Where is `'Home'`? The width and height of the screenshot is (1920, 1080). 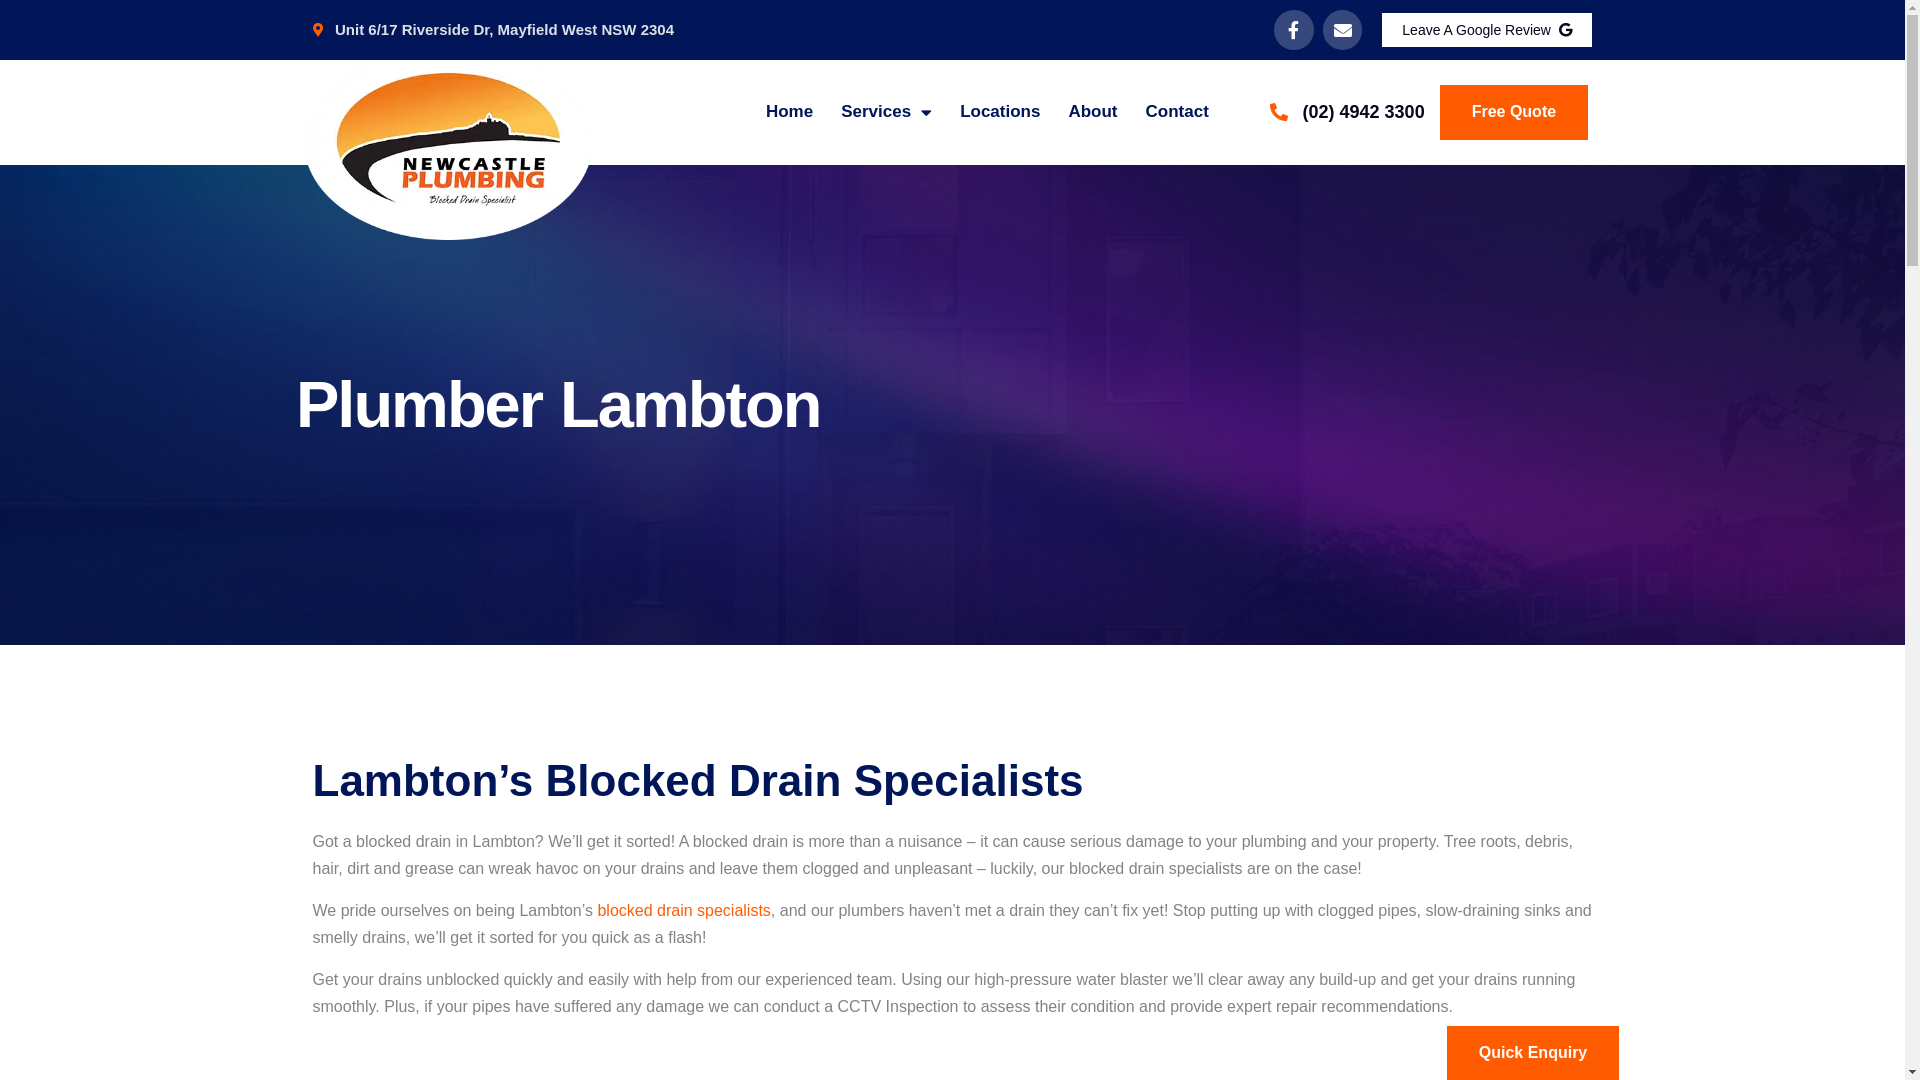
'Home' is located at coordinates (788, 111).